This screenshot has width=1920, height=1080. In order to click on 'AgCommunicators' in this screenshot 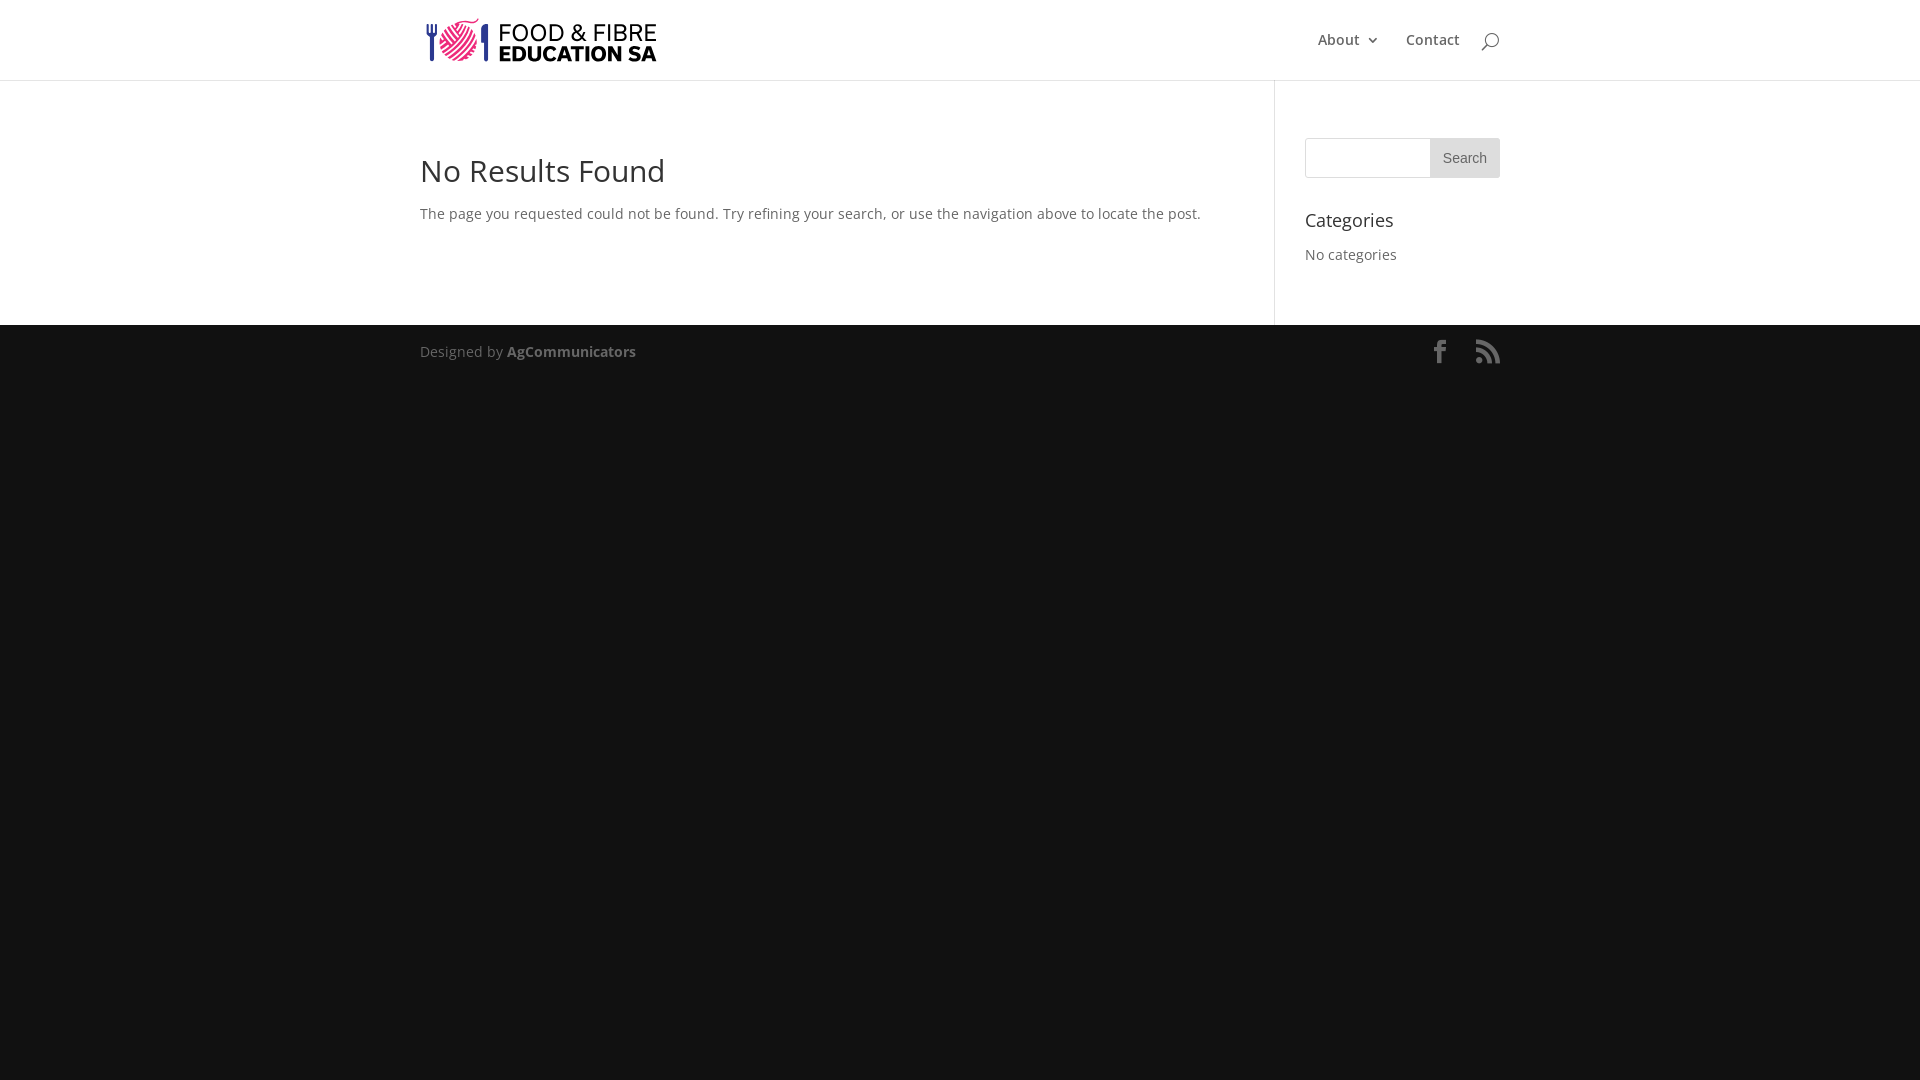, I will do `click(570, 350)`.